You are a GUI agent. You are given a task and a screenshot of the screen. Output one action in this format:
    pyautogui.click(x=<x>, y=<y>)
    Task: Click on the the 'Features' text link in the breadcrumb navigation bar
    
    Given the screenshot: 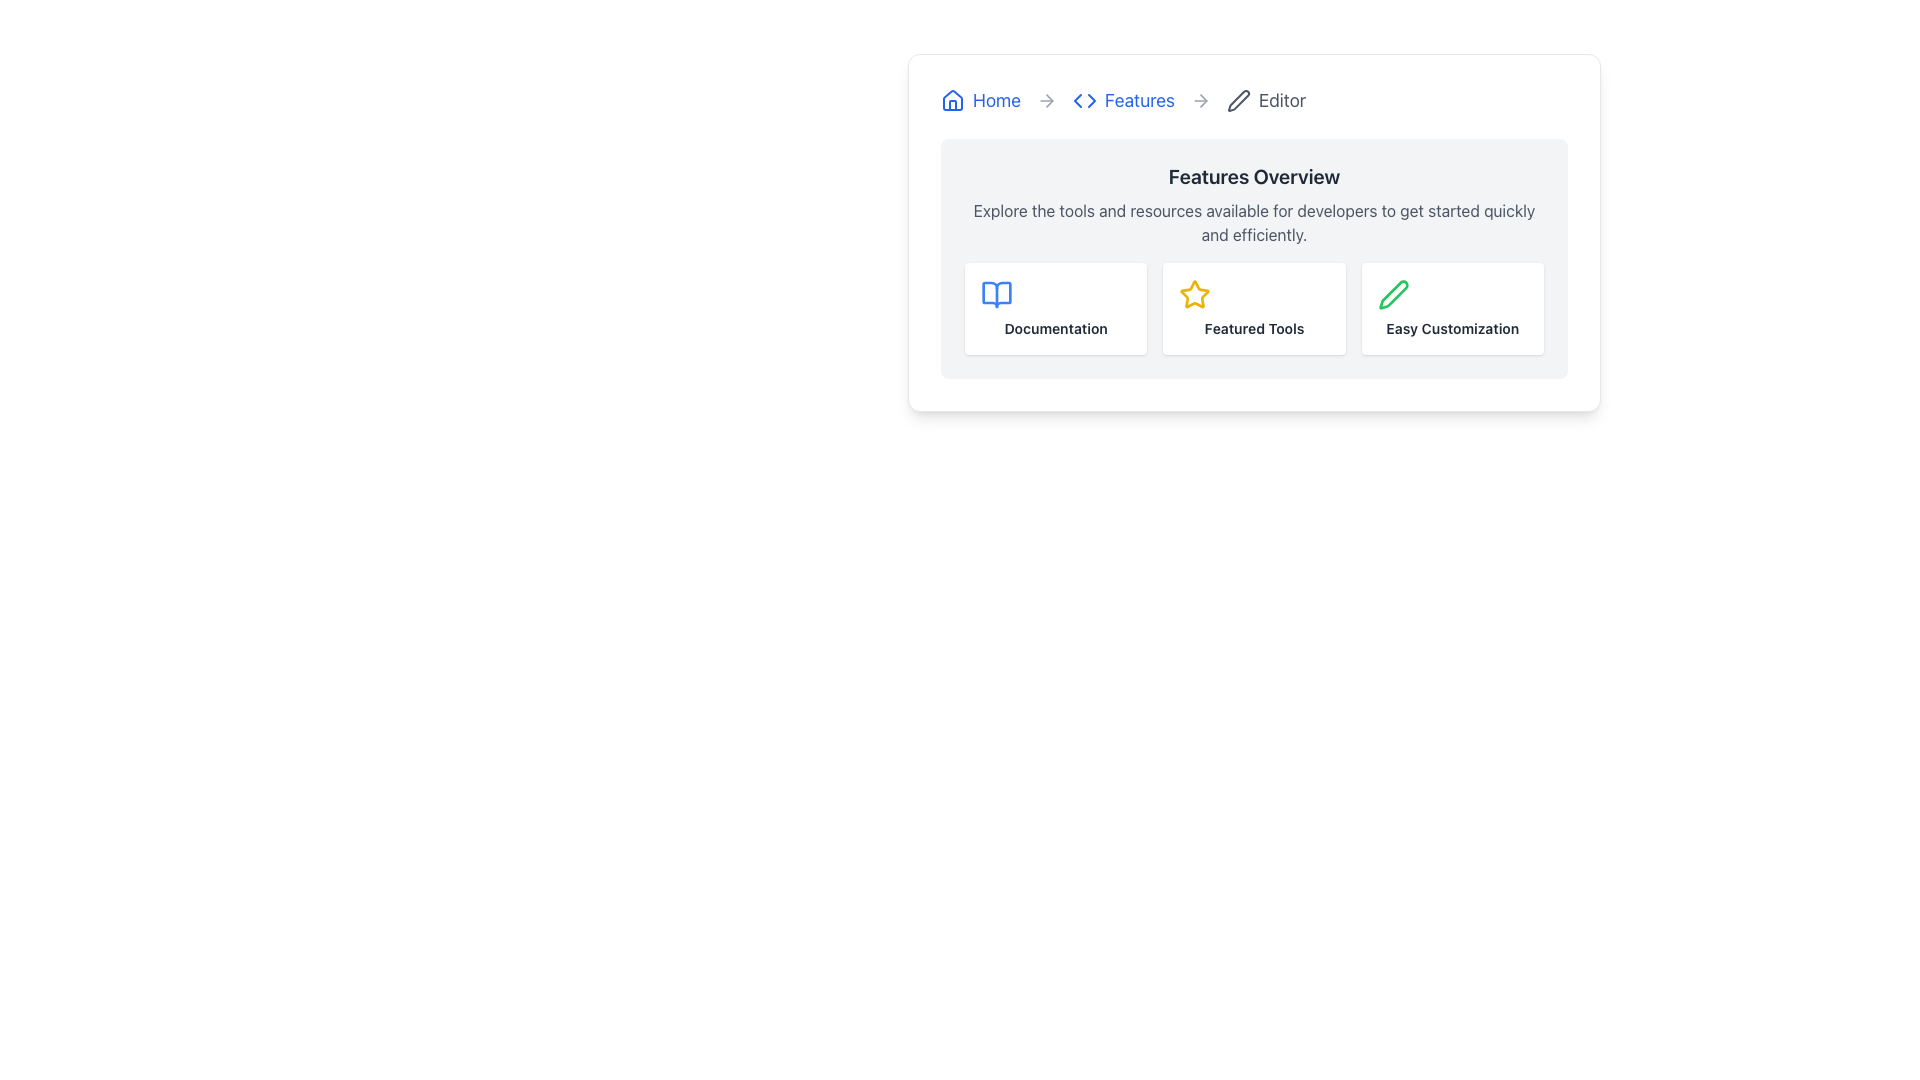 What is the action you would take?
    pyautogui.click(x=1139, y=100)
    